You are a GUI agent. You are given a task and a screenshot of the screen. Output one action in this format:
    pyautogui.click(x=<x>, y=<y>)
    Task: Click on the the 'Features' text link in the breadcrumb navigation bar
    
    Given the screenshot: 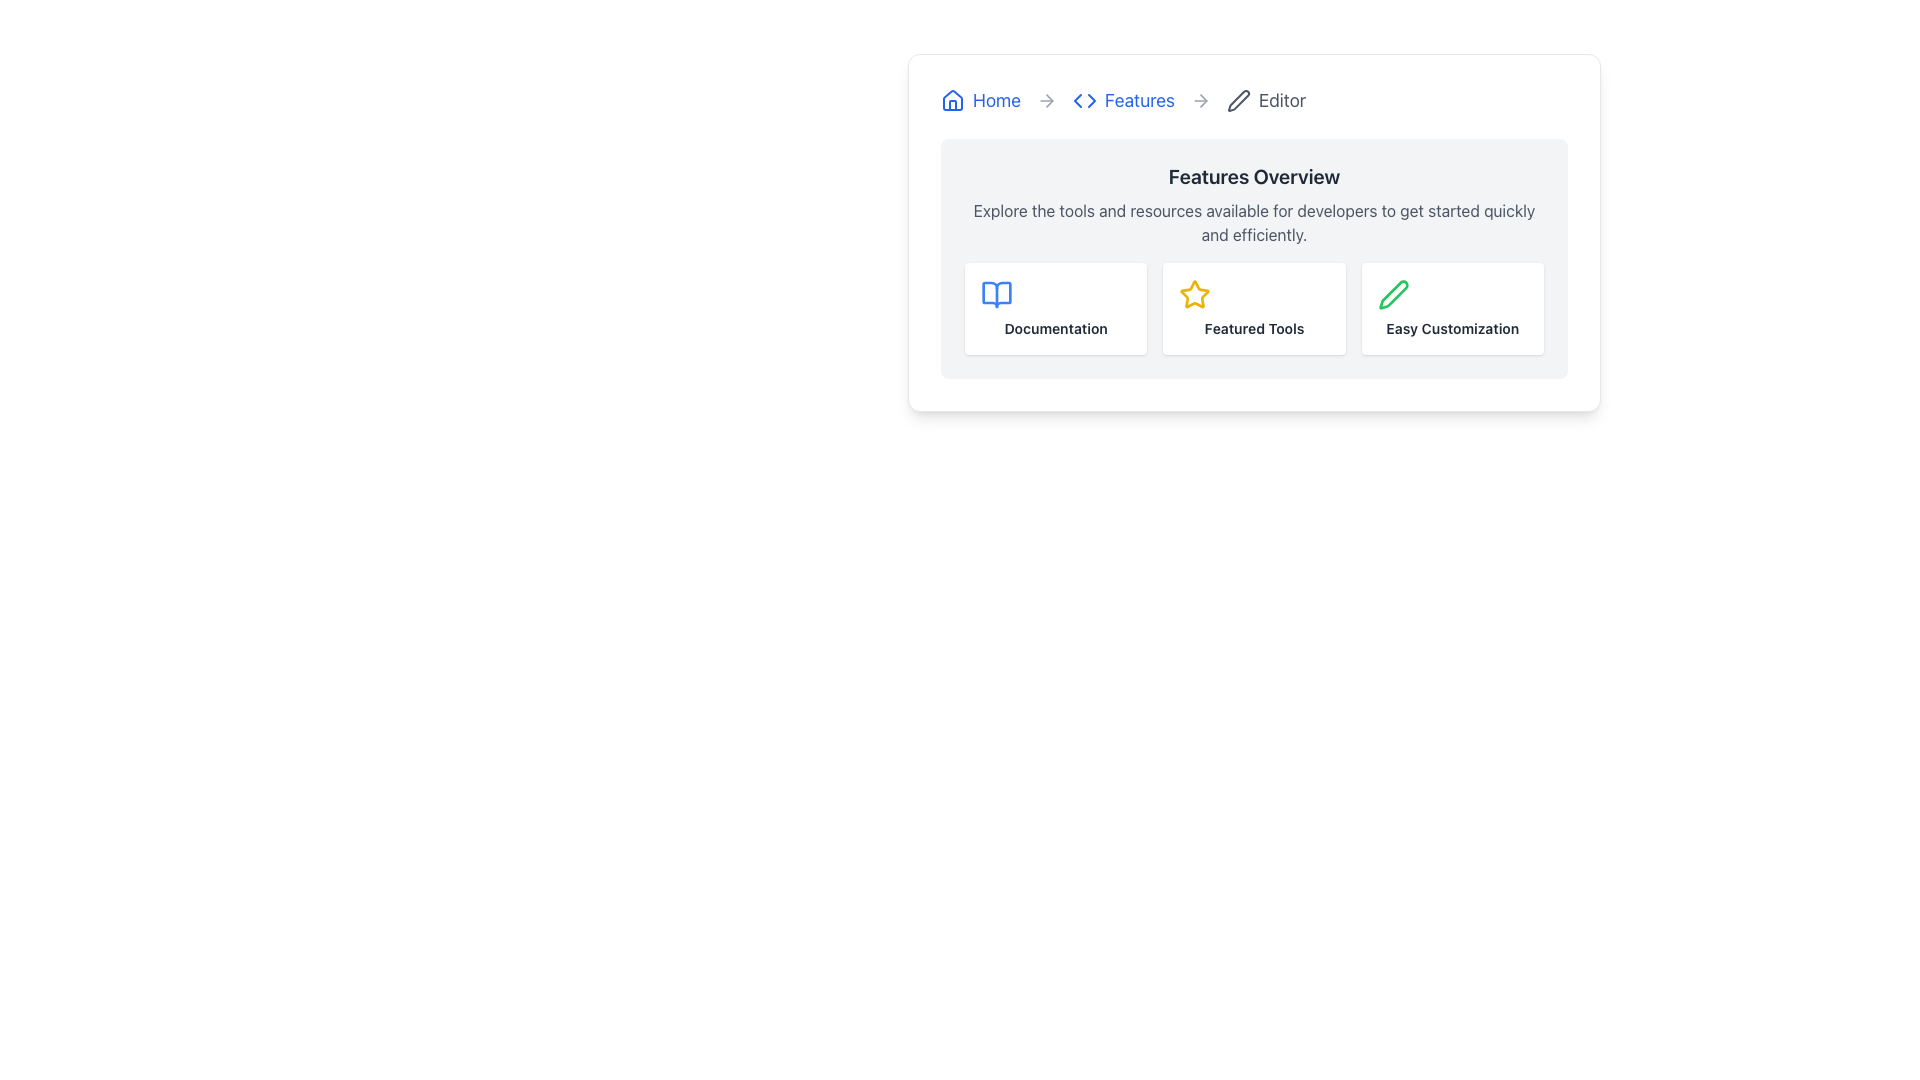 What is the action you would take?
    pyautogui.click(x=1139, y=100)
    